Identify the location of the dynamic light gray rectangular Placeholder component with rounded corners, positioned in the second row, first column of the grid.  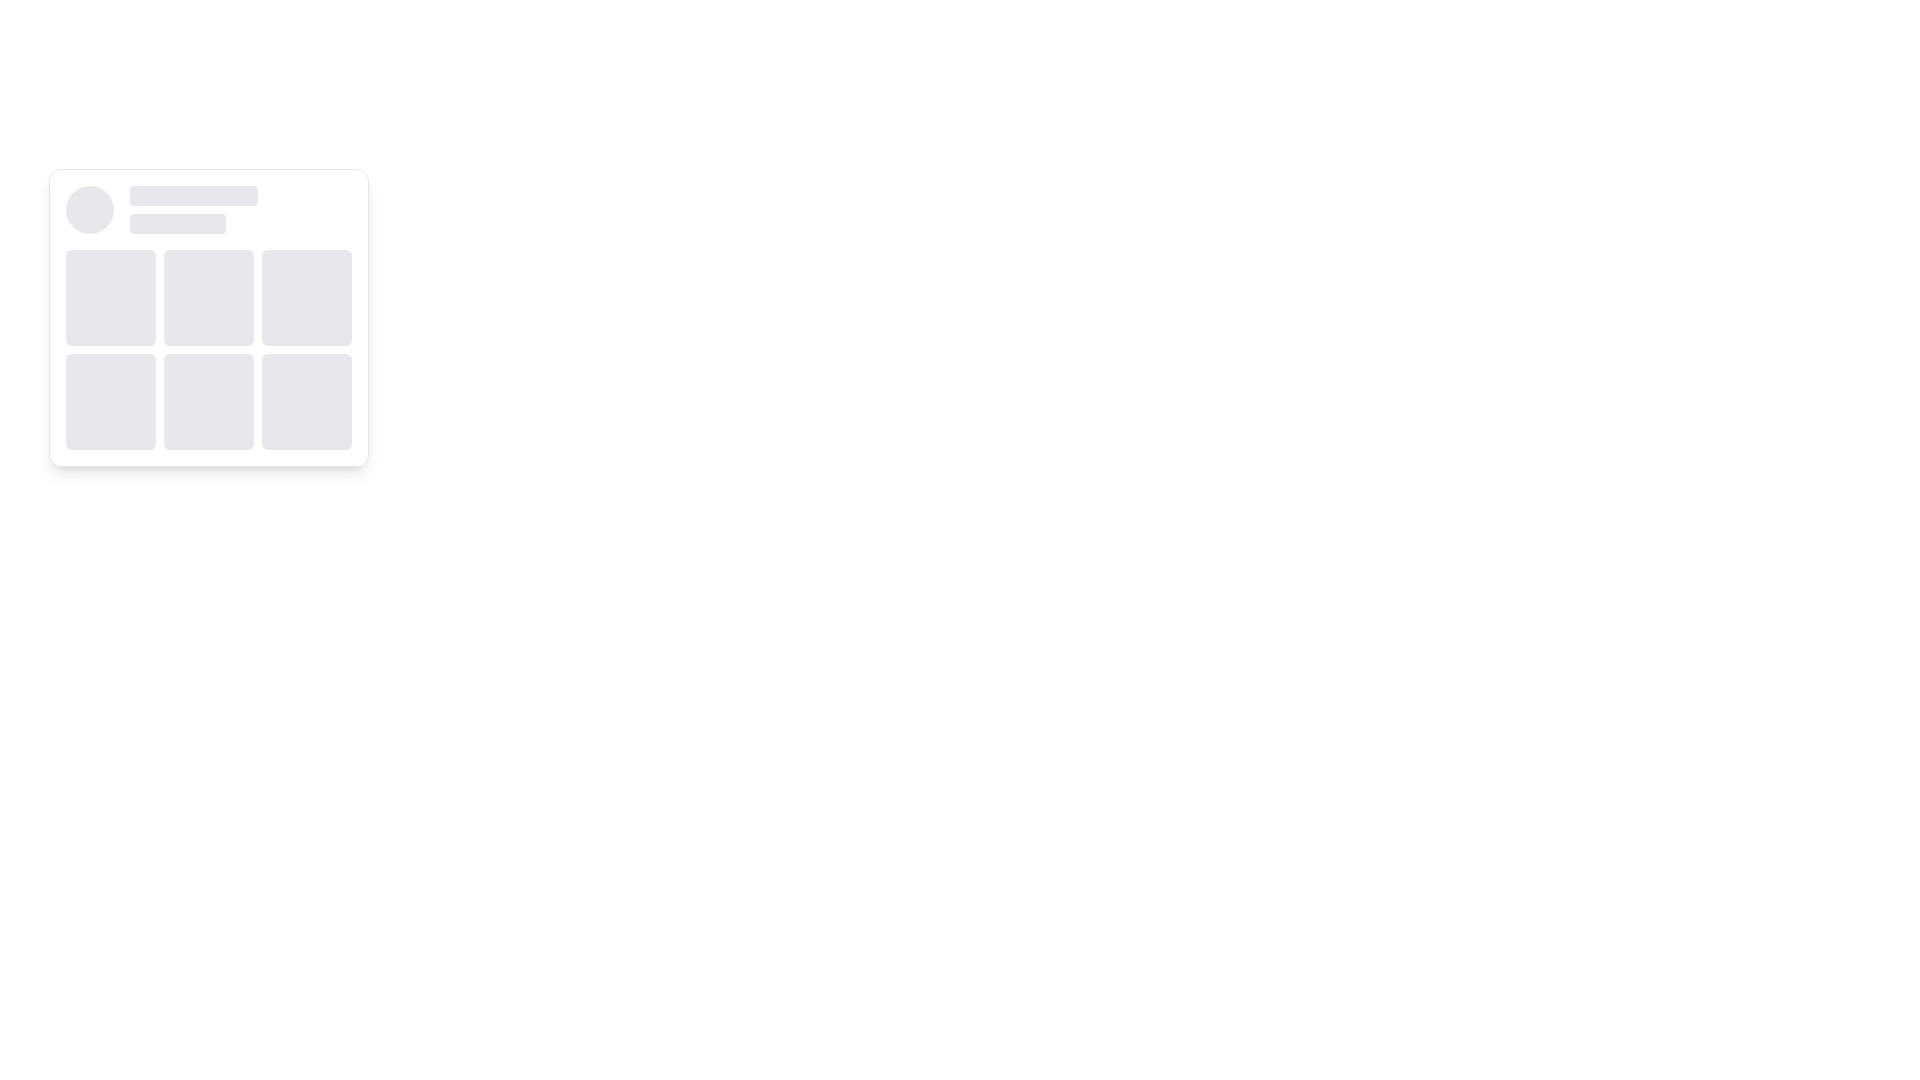
(109, 401).